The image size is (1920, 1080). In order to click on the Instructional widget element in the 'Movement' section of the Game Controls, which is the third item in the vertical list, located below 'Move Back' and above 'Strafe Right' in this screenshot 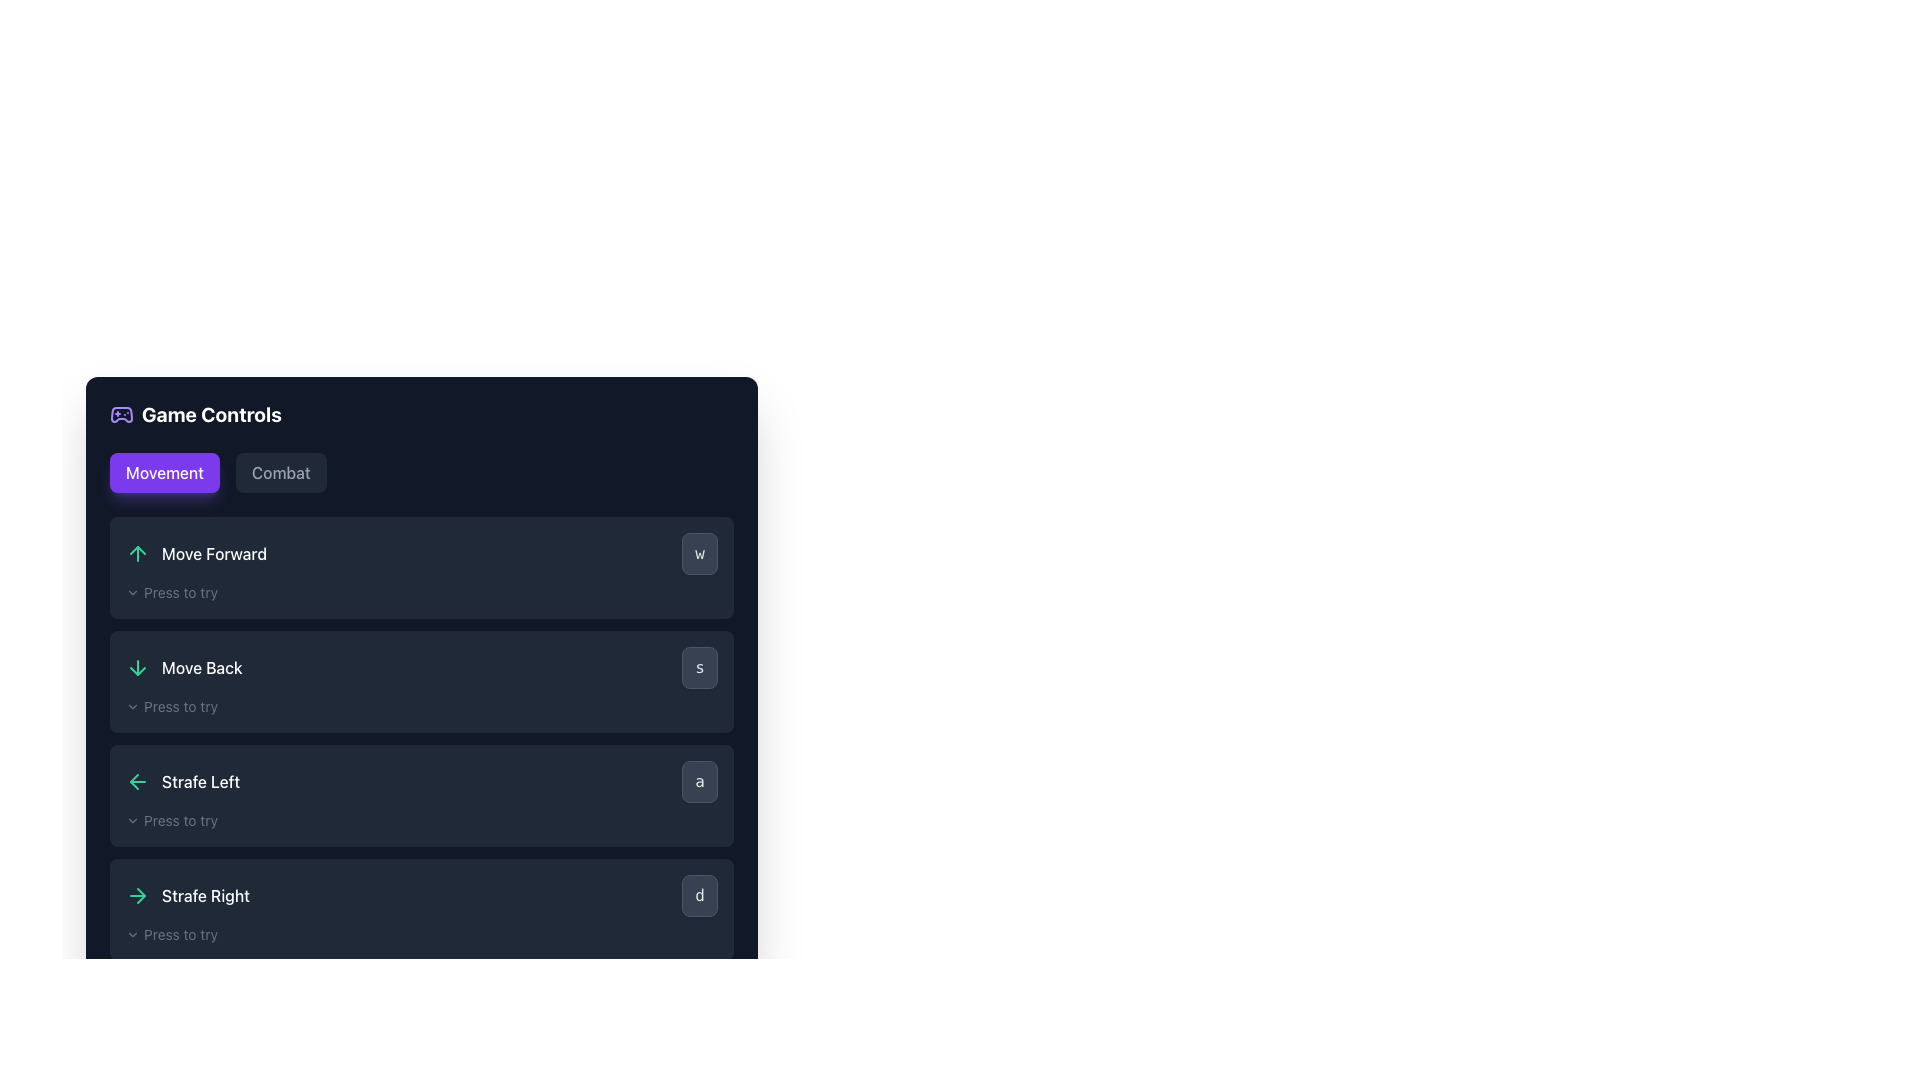, I will do `click(421, 739)`.